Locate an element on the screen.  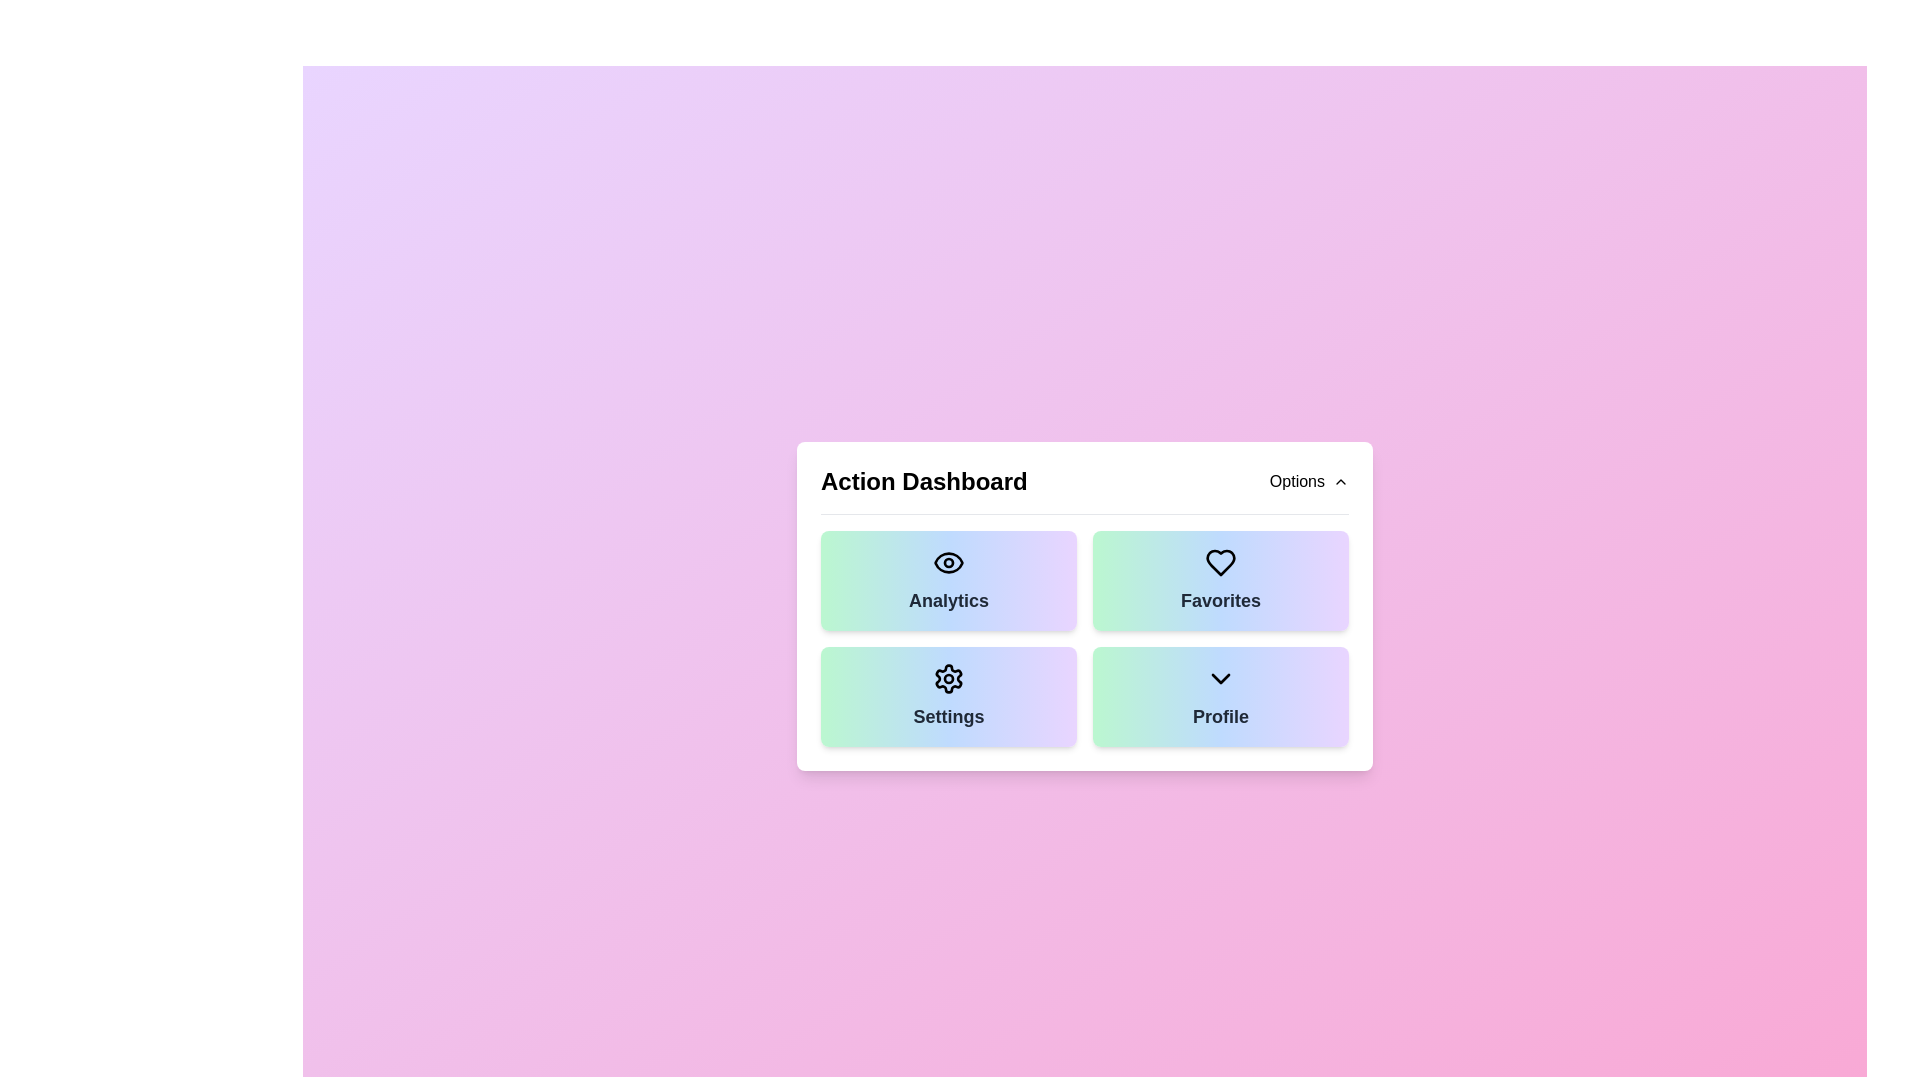
the 'Settings' text label located within the card in the bottom-left quadrant of the grid interface is located at coordinates (948, 715).